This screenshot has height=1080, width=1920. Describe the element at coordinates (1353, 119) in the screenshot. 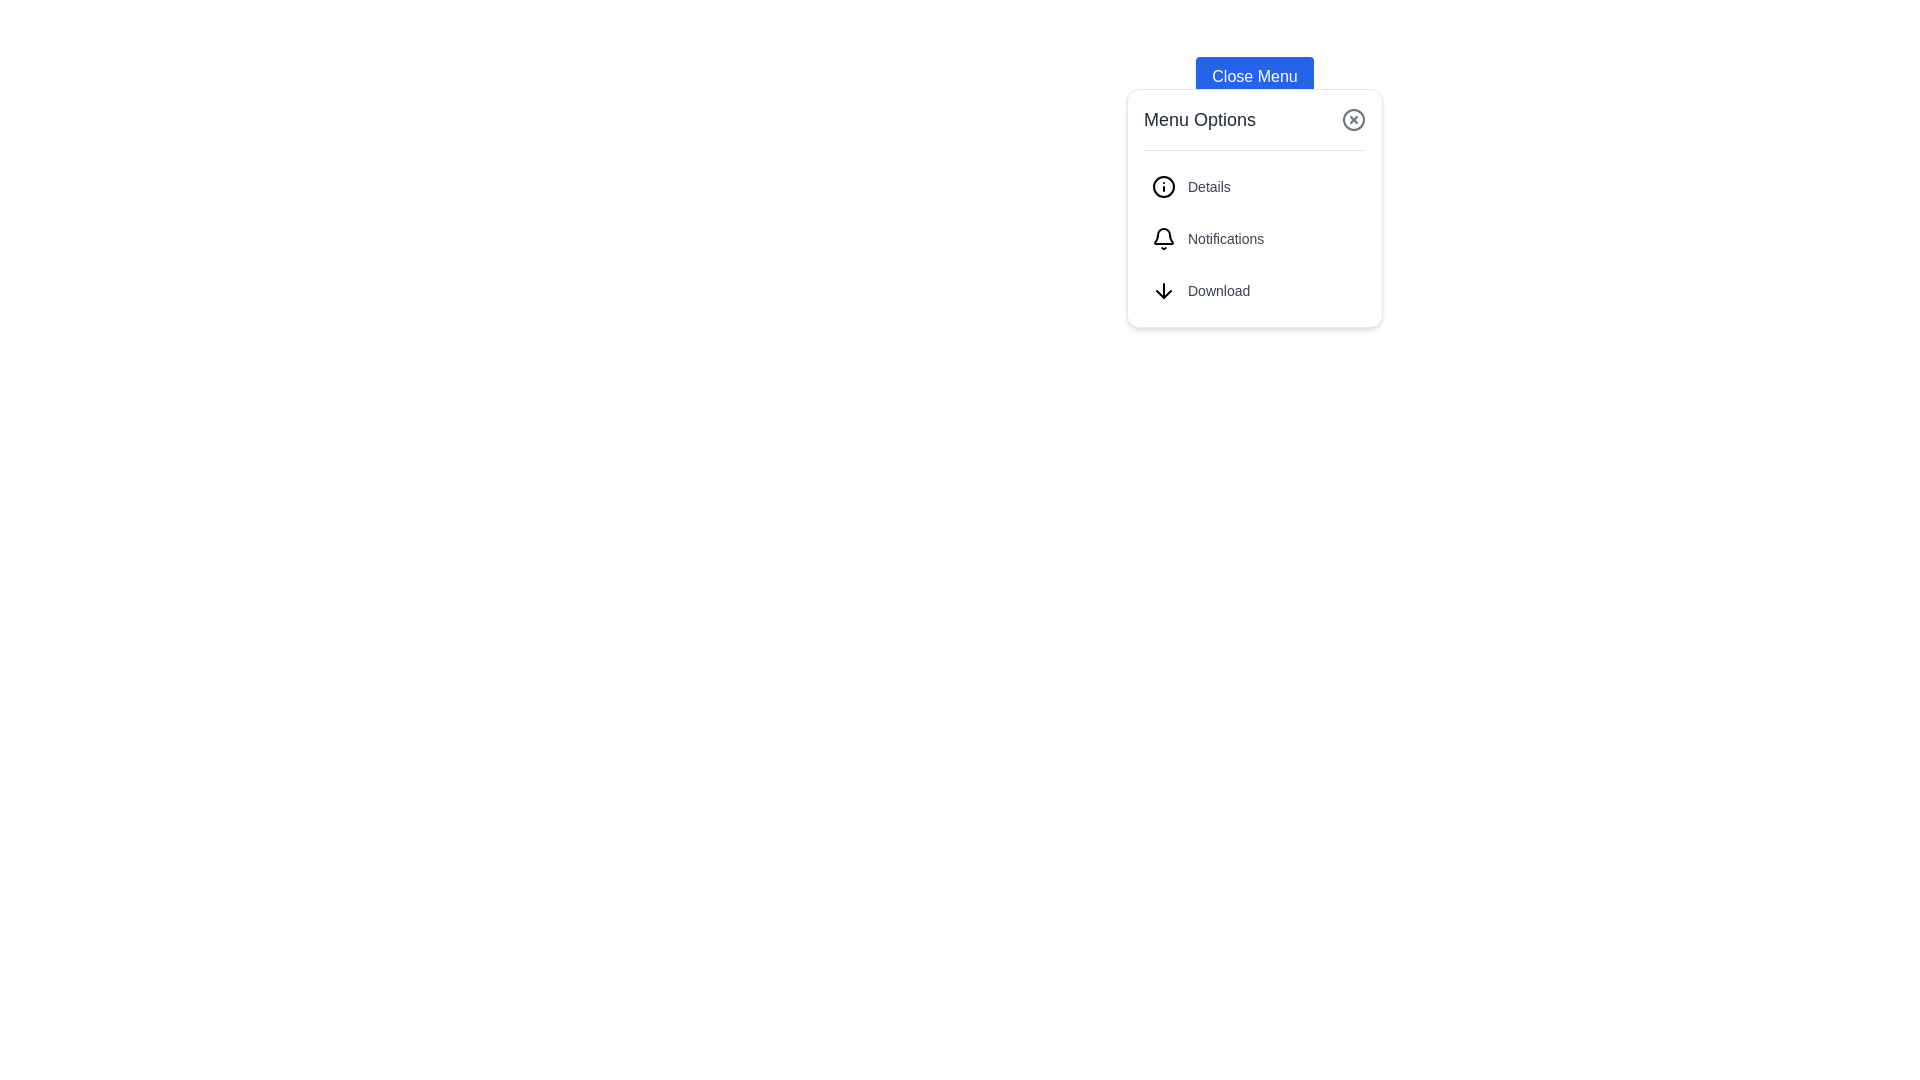

I see `the 'Close' icon button, represented by an SVG graphic containing a circle and a cross, located in the top-right corner of the 'Menu Options' box` at that location.